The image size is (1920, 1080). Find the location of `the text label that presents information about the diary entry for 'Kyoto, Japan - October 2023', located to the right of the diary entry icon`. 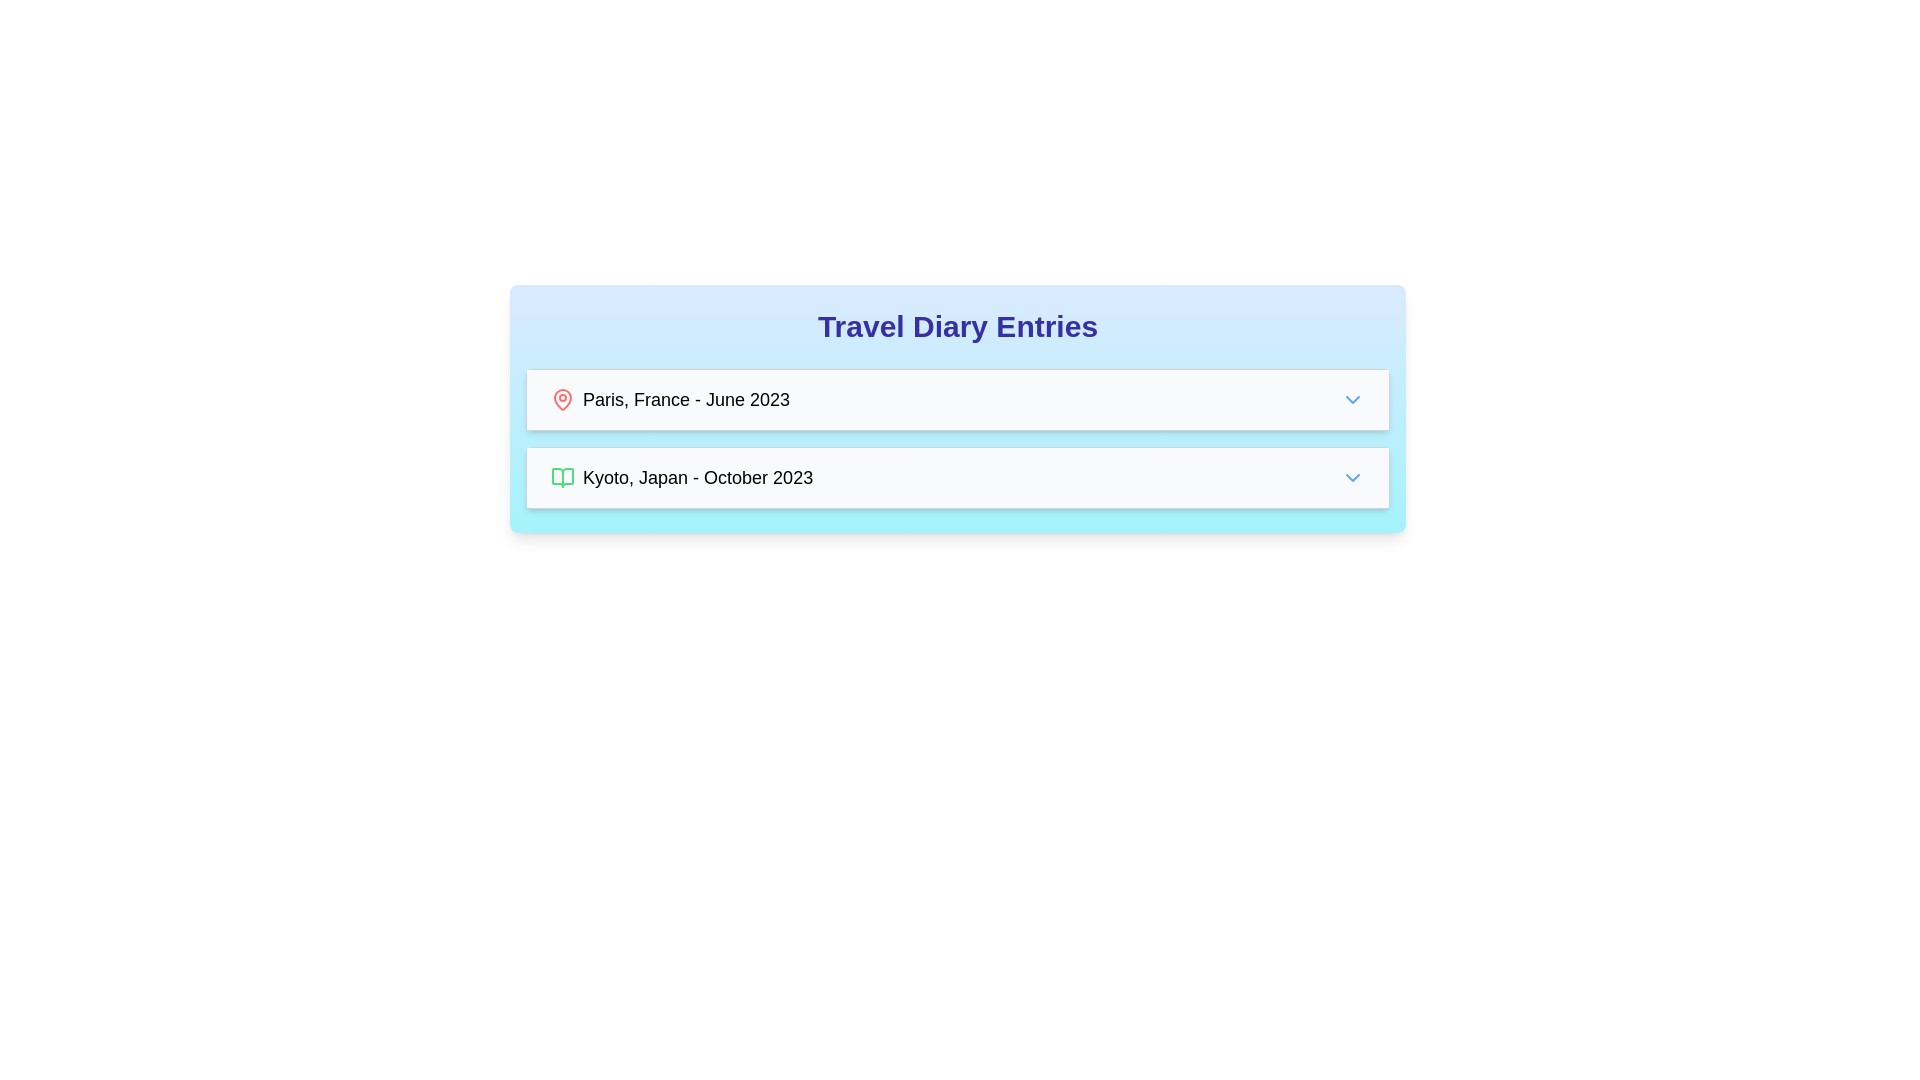

the text label that presents information about the diary entry for 'Kyoto, Japan - October 2023', located to the right of the diary entry icon is located at coordinates (698, 478).